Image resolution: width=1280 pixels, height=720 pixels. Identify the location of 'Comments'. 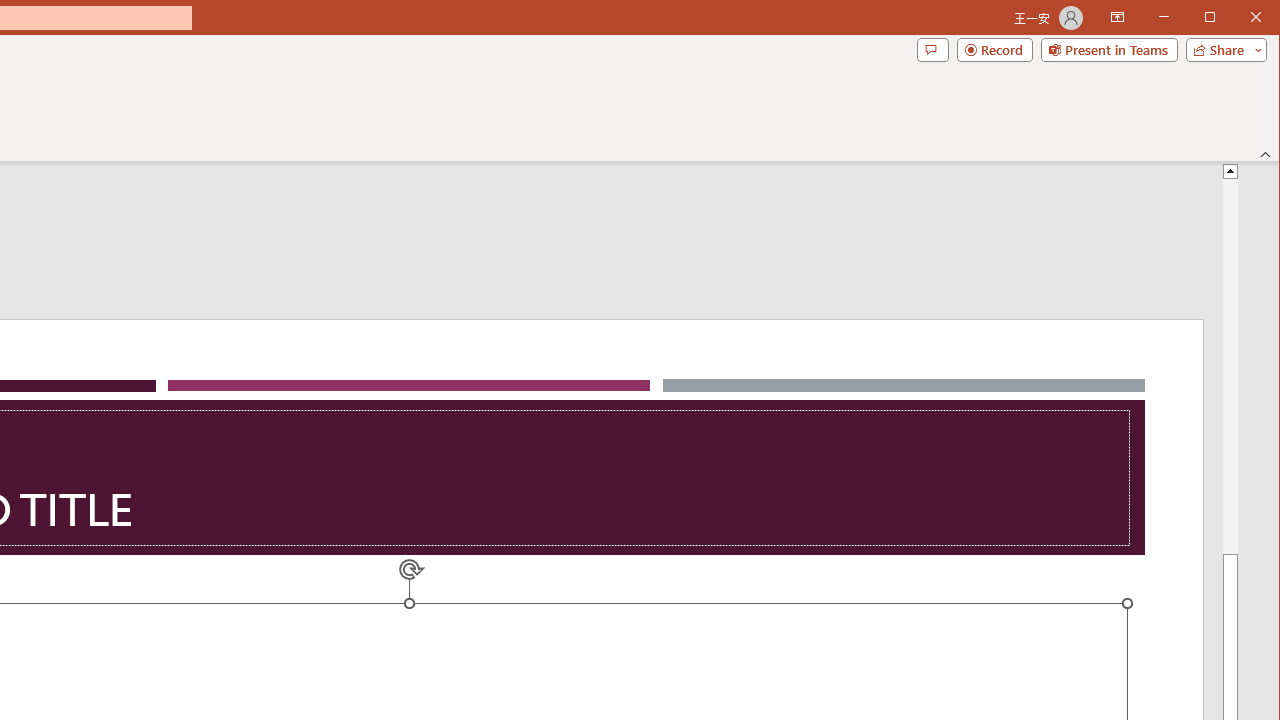
(931, 49).